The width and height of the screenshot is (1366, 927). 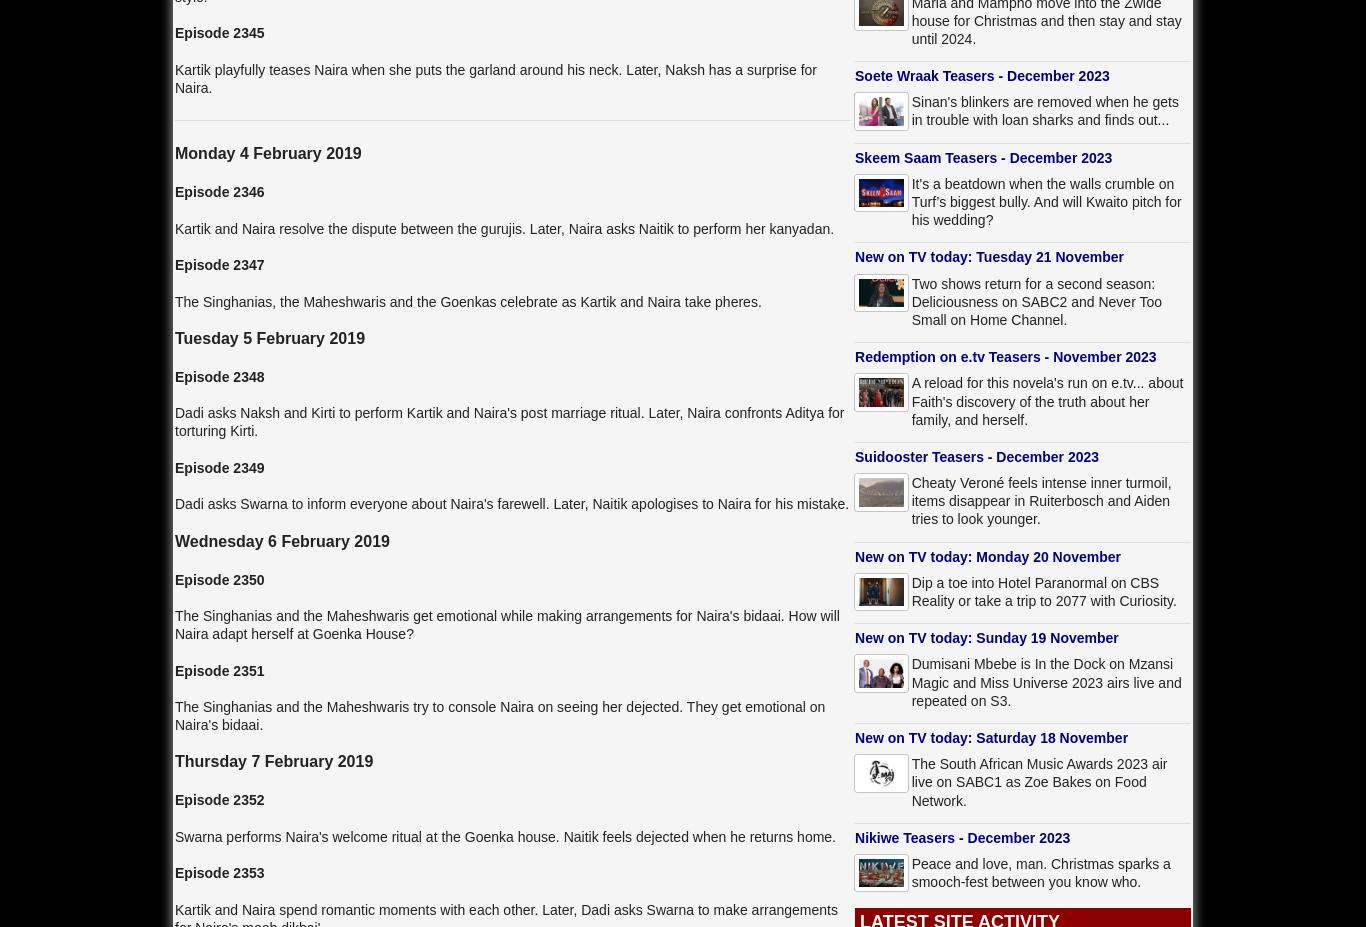 I want to click on 'Dip a toe into Hotel Paranormal on CBS Reality or take a trip to 2077 with Curiosity.', so click(x=1042, y=591).